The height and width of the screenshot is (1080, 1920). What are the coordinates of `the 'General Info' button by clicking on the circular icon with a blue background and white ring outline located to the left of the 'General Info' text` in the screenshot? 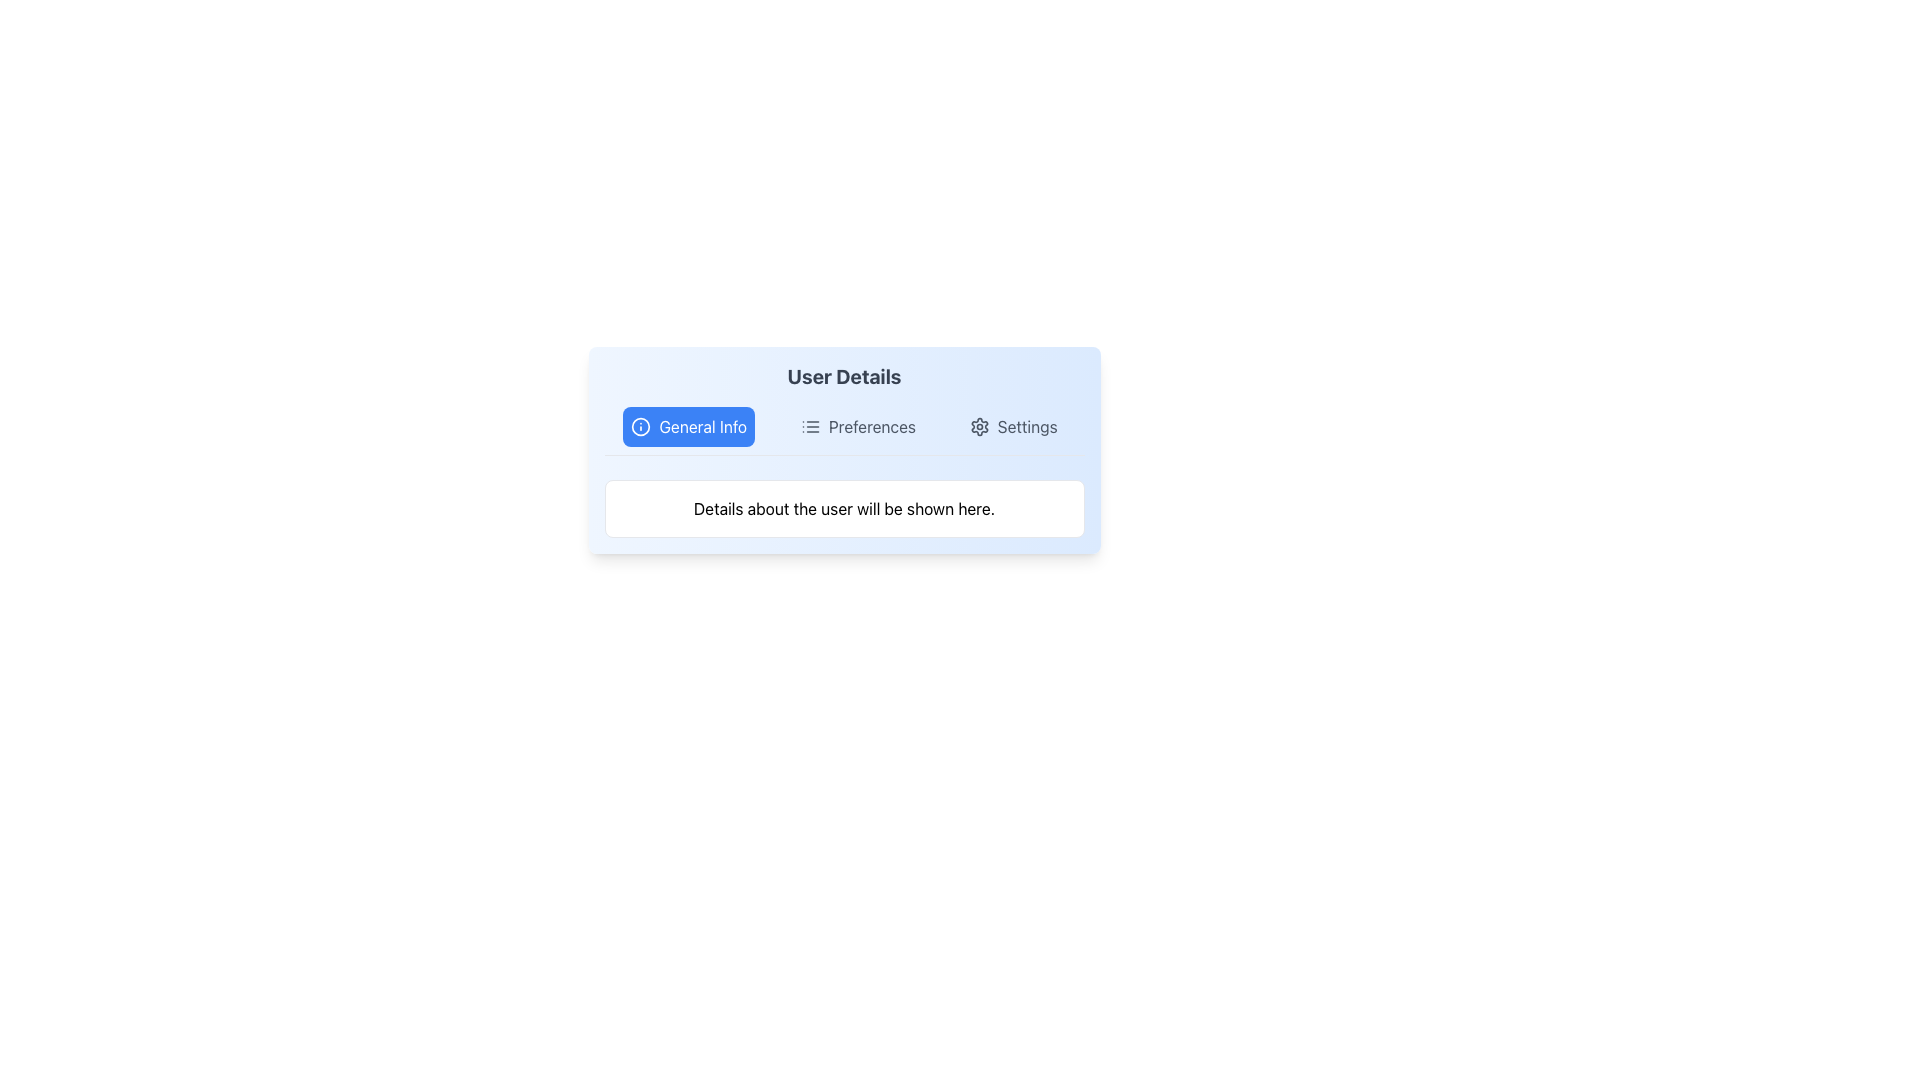 It's located at (641, 426).